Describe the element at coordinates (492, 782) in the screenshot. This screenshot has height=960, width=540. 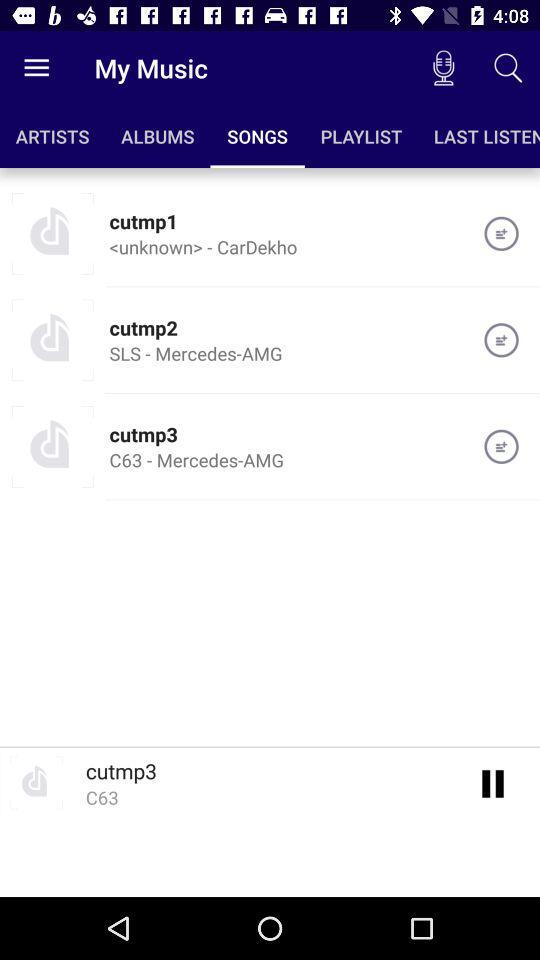
I see `the pause icon` at that location.